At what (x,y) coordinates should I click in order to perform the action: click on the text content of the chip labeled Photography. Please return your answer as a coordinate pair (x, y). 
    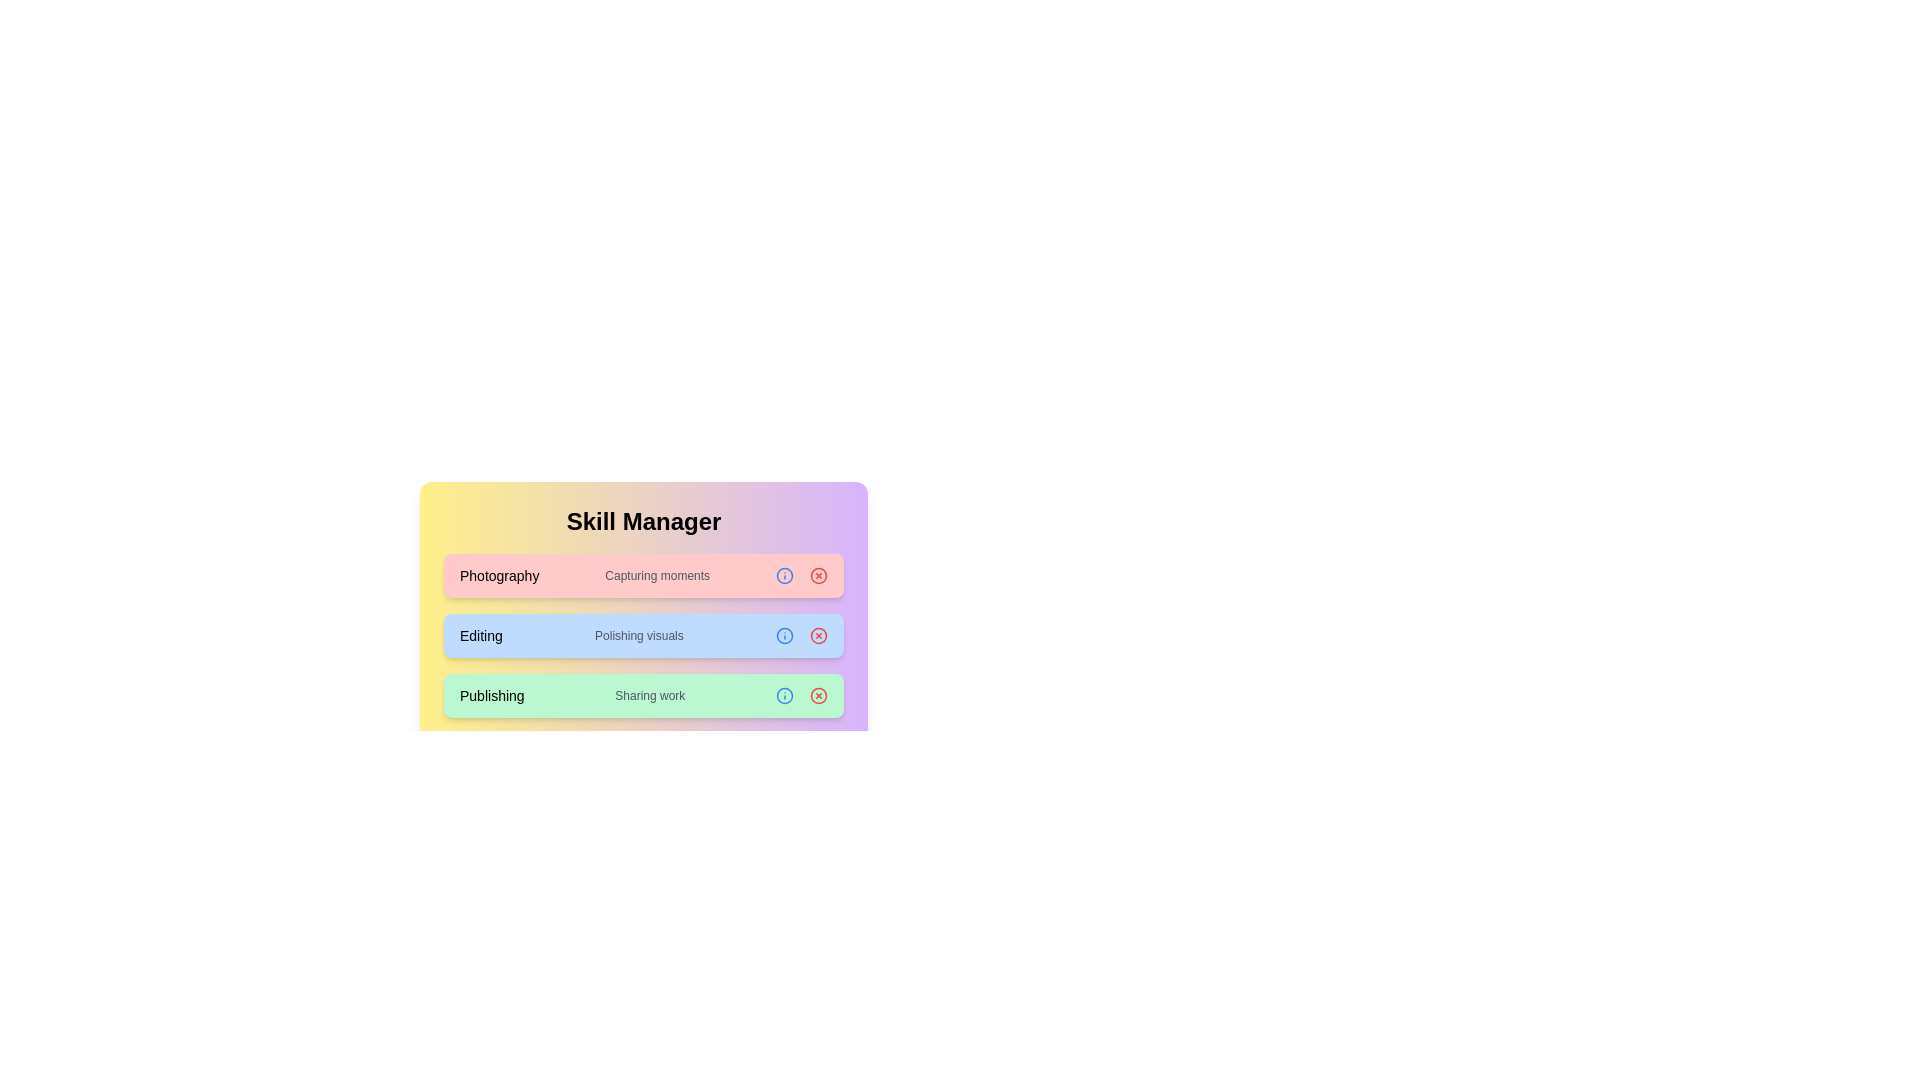
    Looking at the image, I should click on (499, 575).